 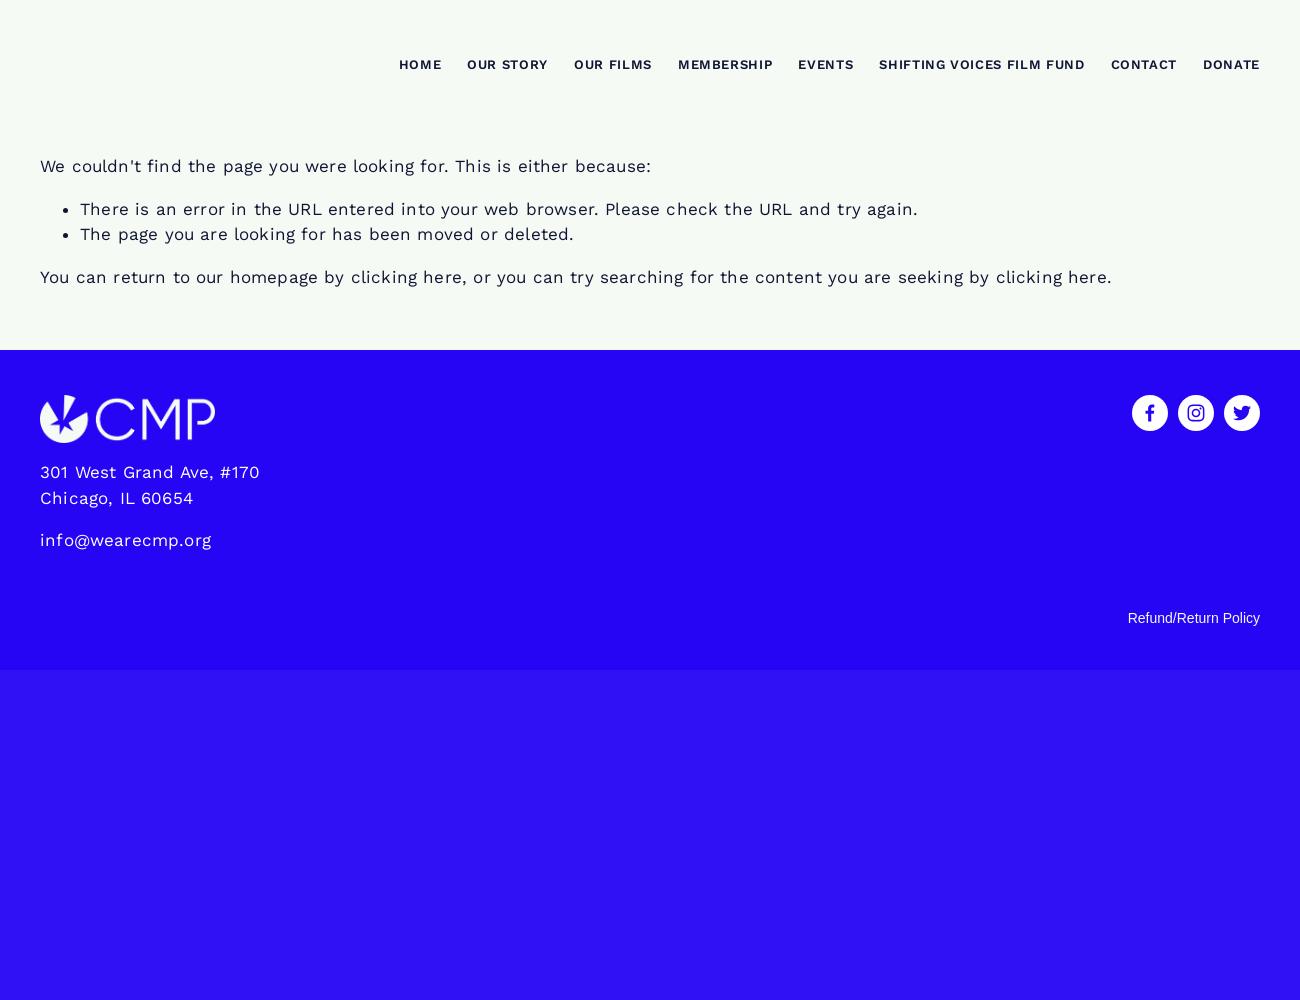 What do you see at coordinates (796, 63) in the screenshot?
I see `'Events'` at bounding box center [796, 63].